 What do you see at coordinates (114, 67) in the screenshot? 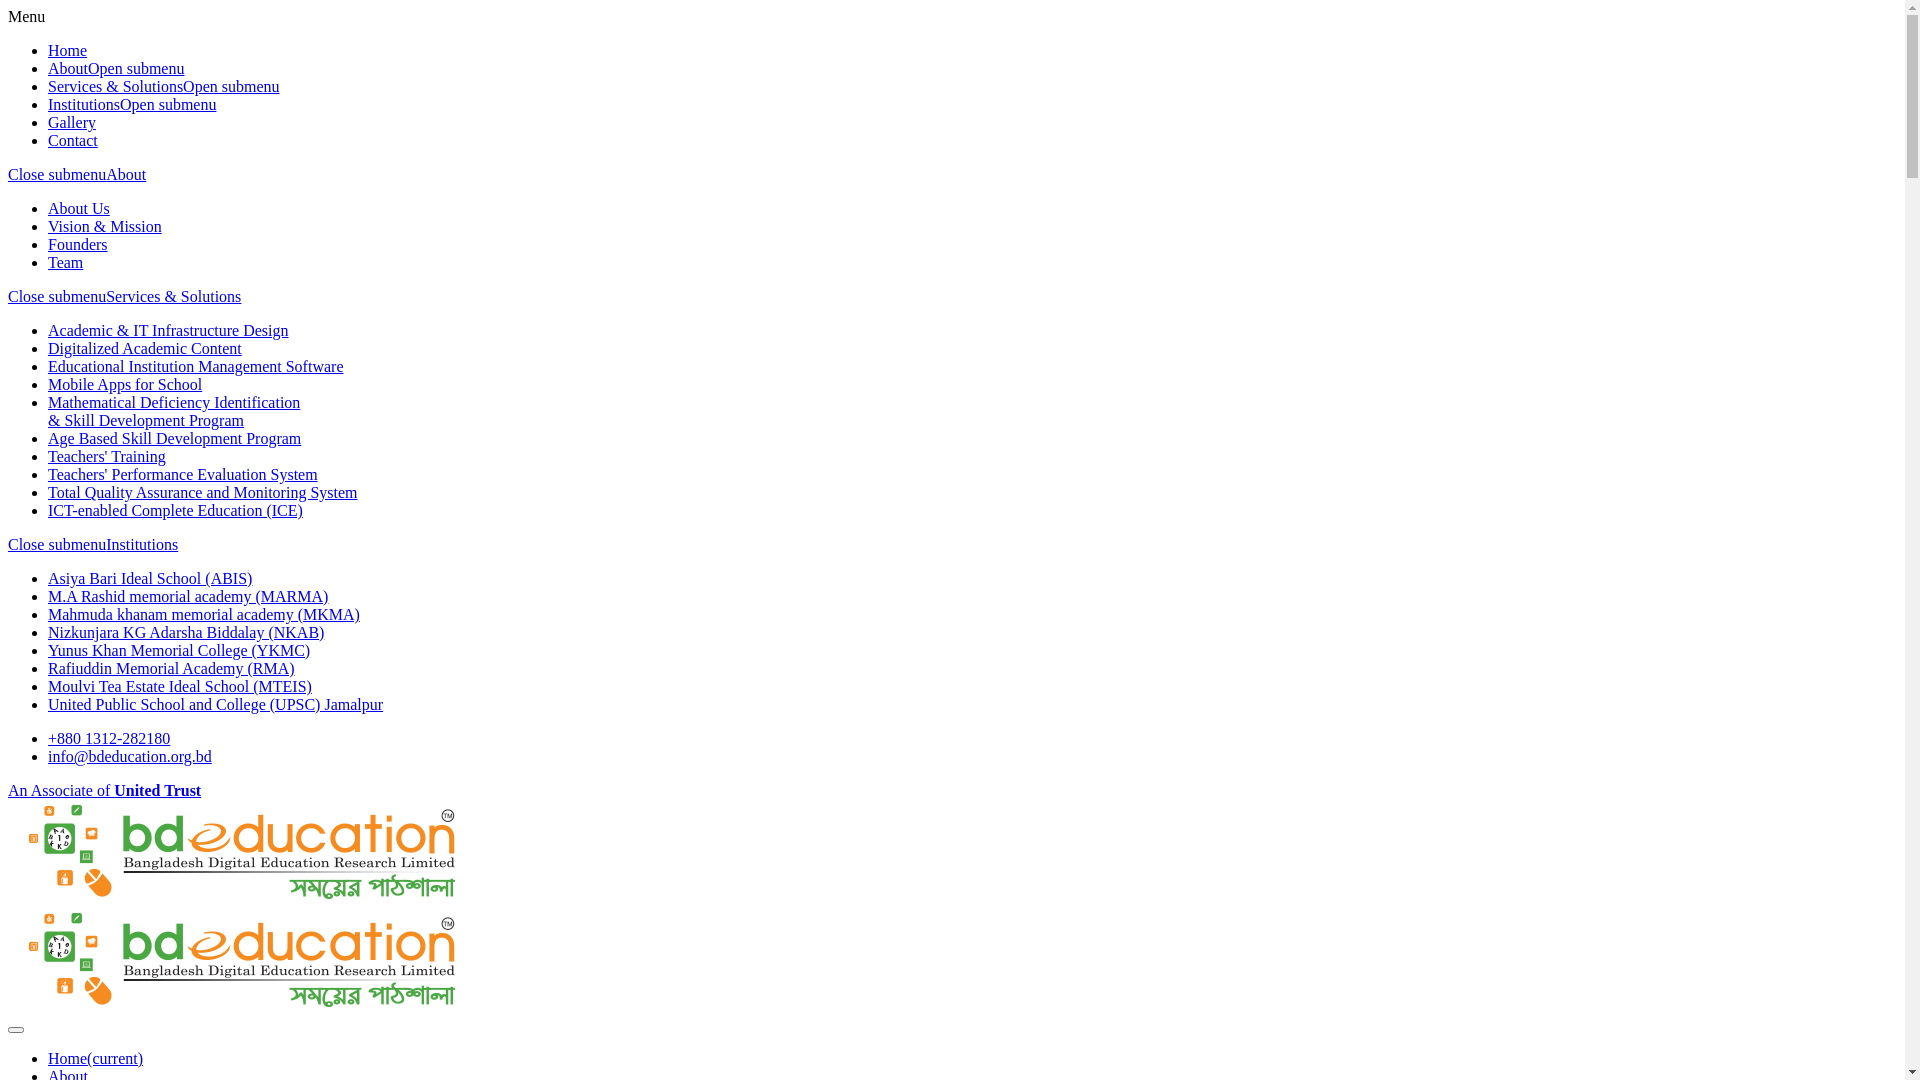
I see `'AboutOpen submenu'` at bounding box center [114, 67].